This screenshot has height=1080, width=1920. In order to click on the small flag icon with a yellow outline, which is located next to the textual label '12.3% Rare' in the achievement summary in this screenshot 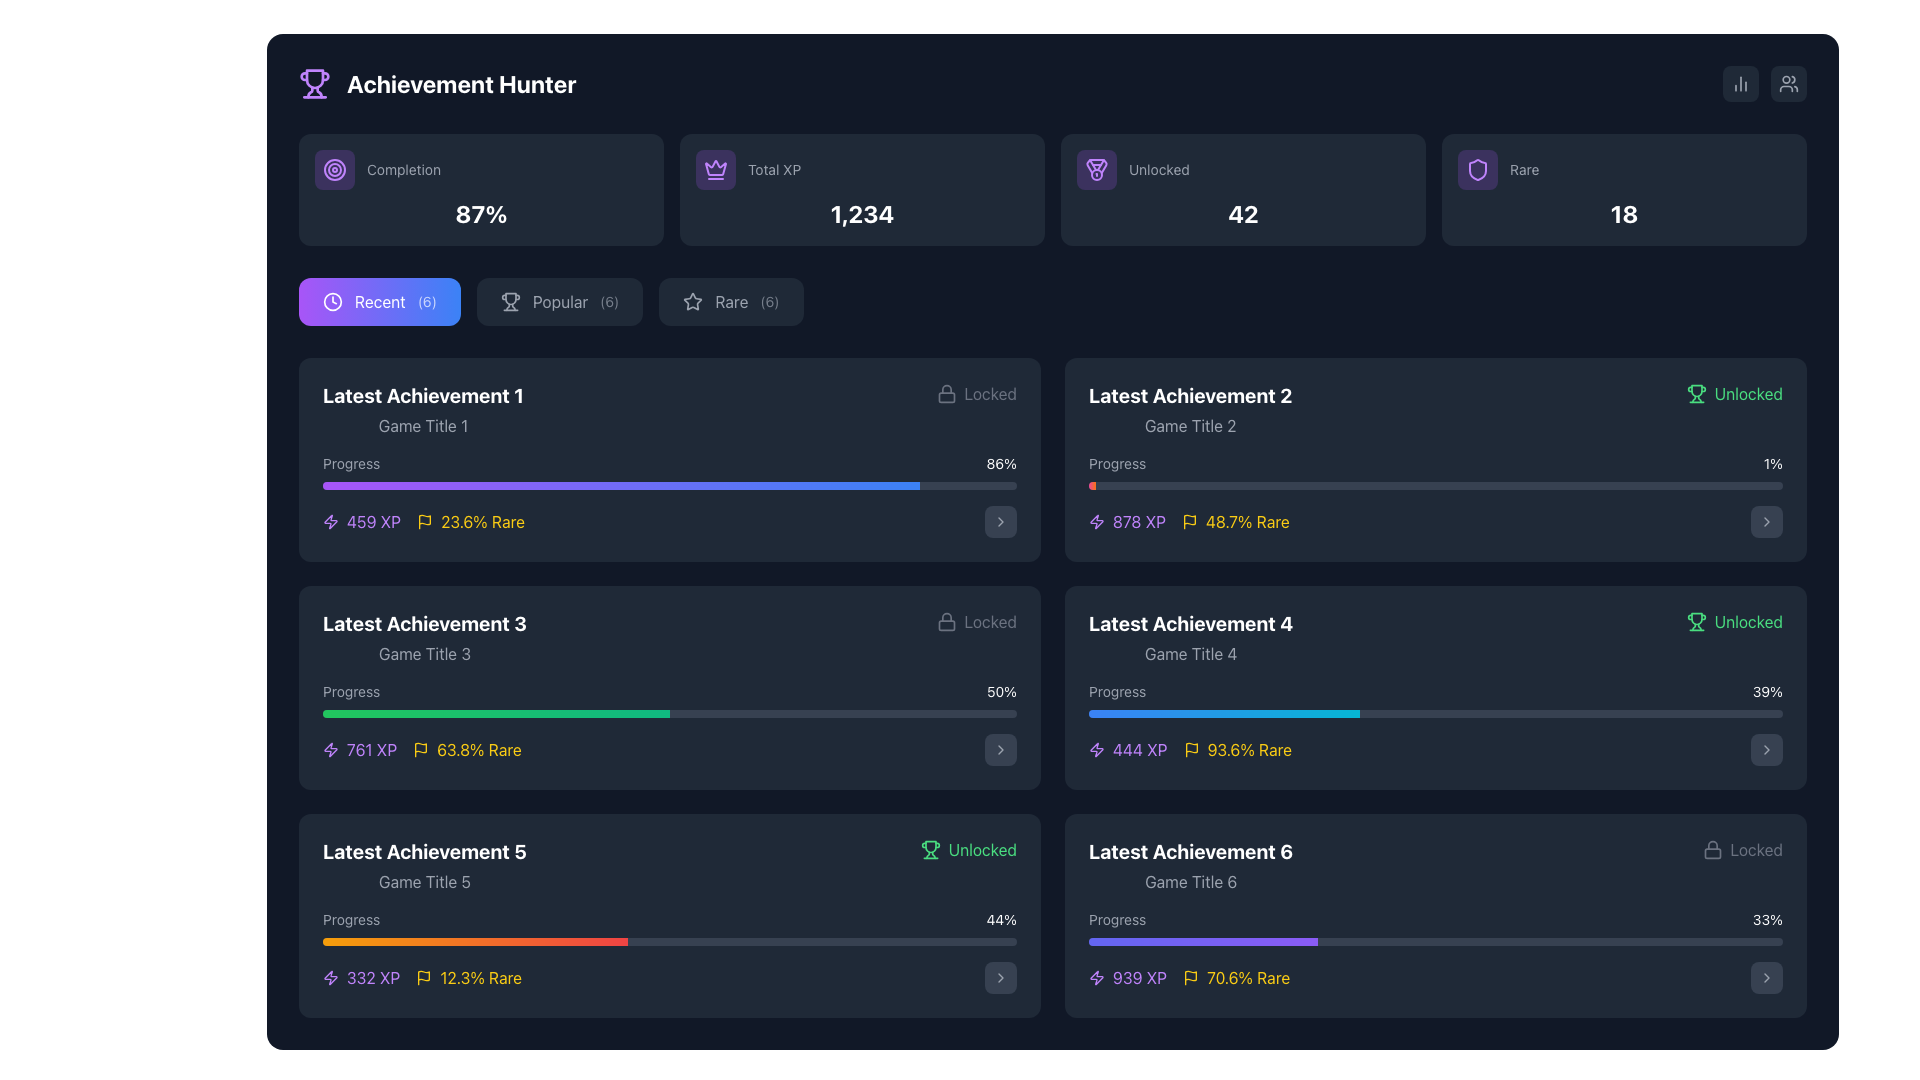, I will do `click(423, 977)`.